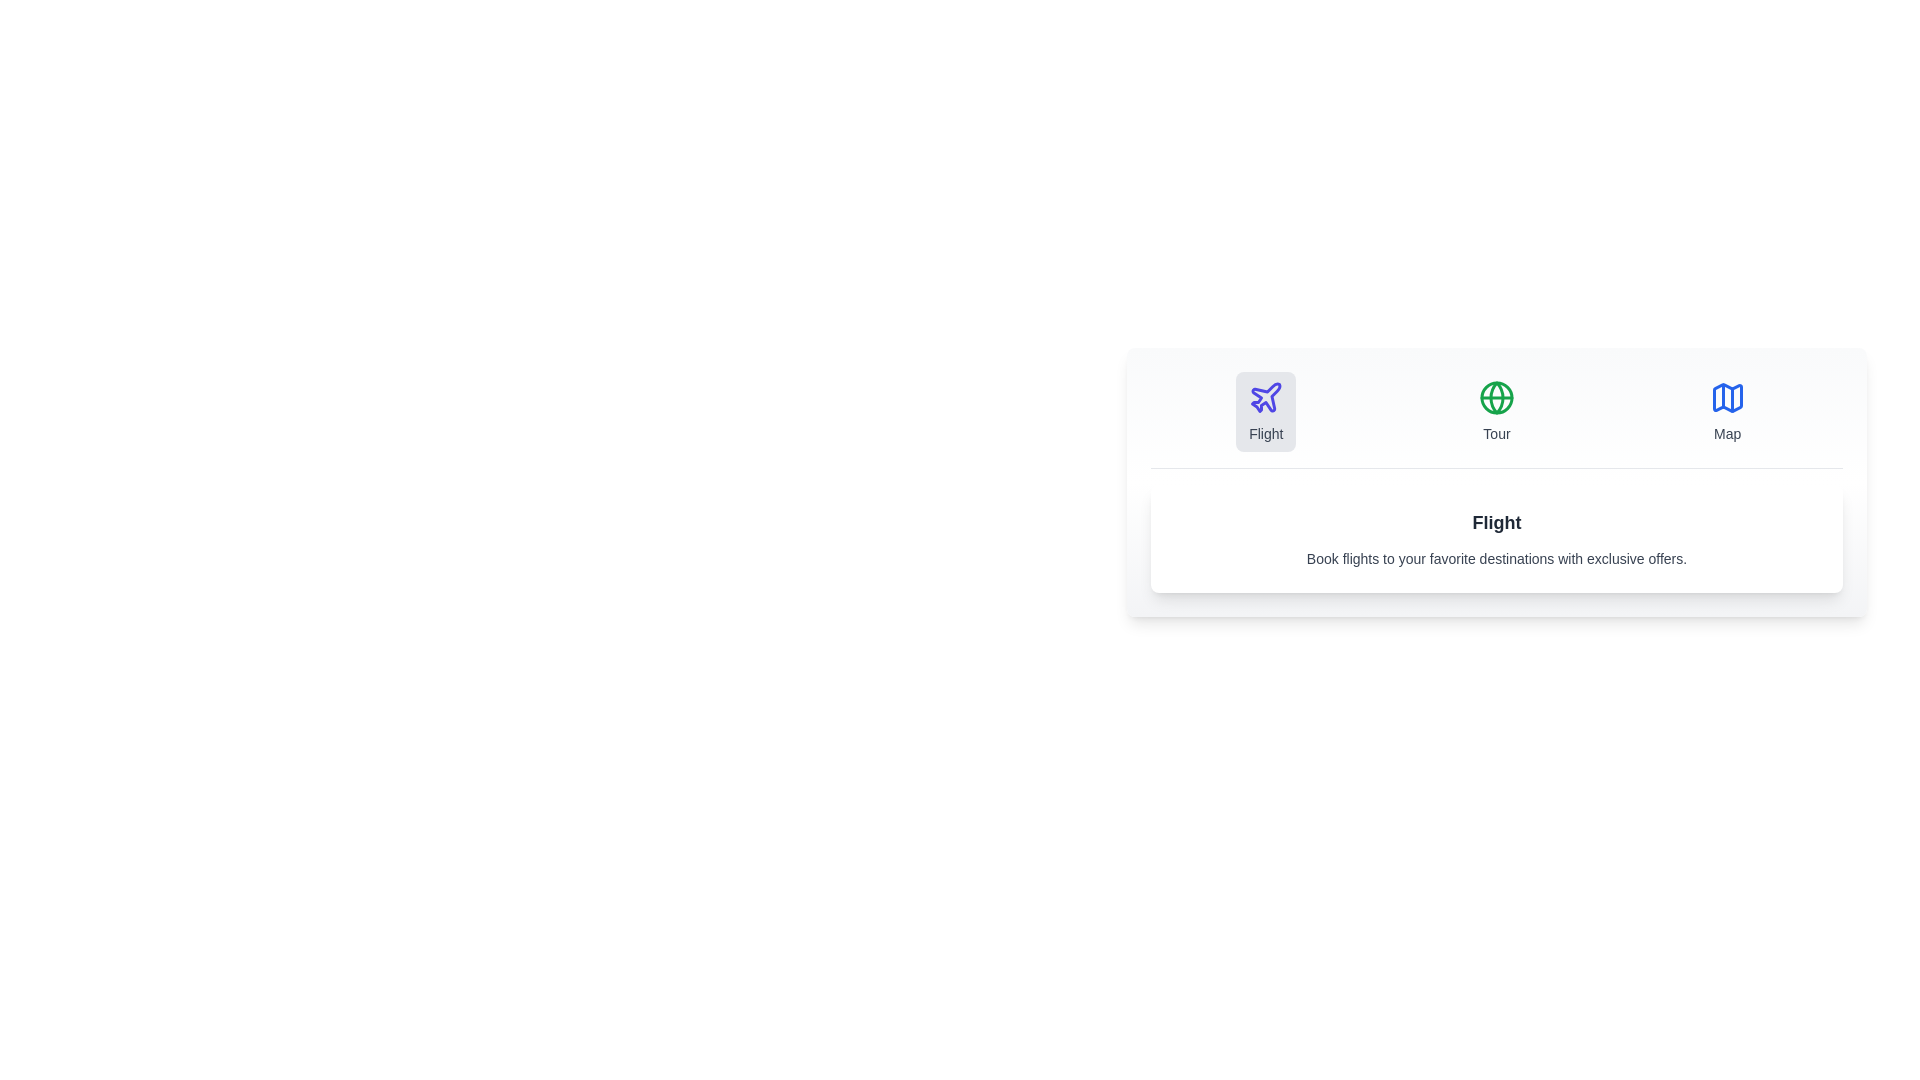 The image size is (1920, 1080). What do you see at coordinates (1497, 538) in the screenshot?
I see `the text content displayed in the active tab` at bounding box center [1497, 538].